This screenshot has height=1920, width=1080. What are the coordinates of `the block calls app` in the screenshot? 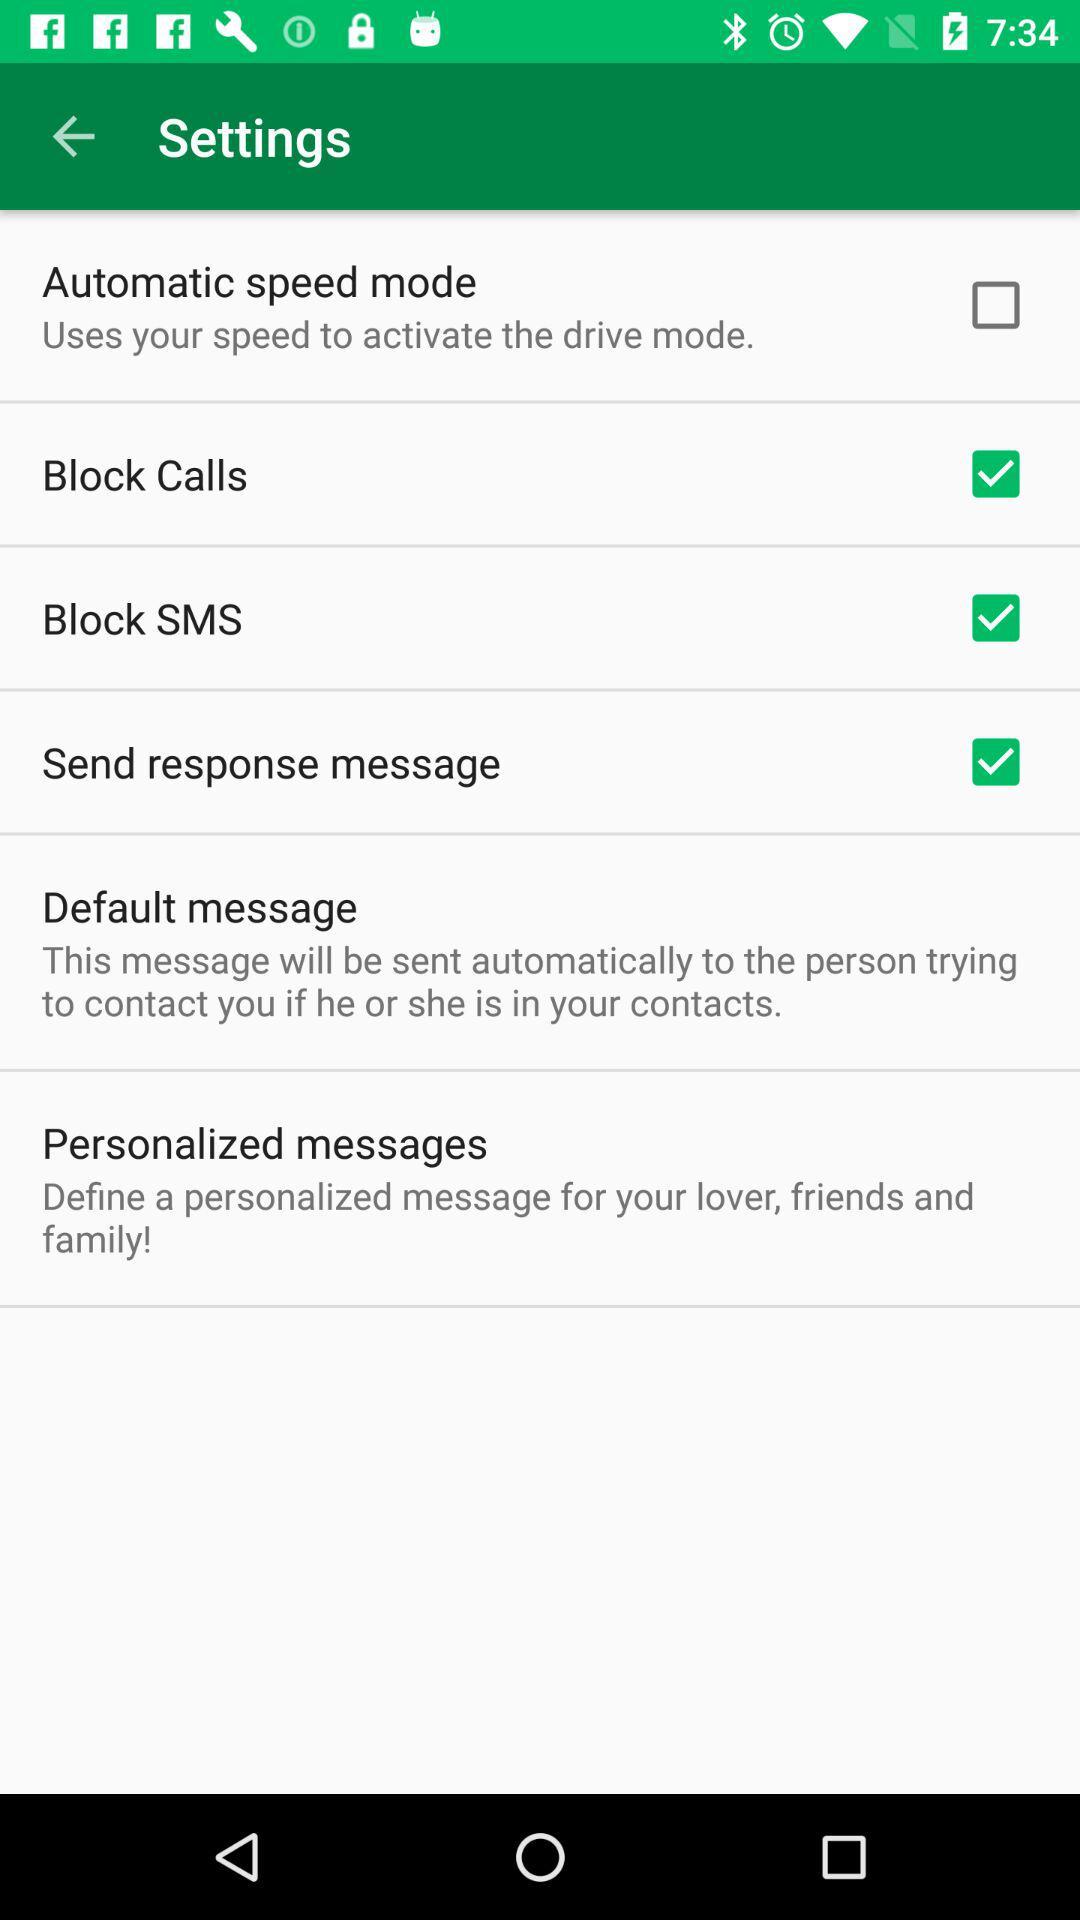 It's located at (144, 473).